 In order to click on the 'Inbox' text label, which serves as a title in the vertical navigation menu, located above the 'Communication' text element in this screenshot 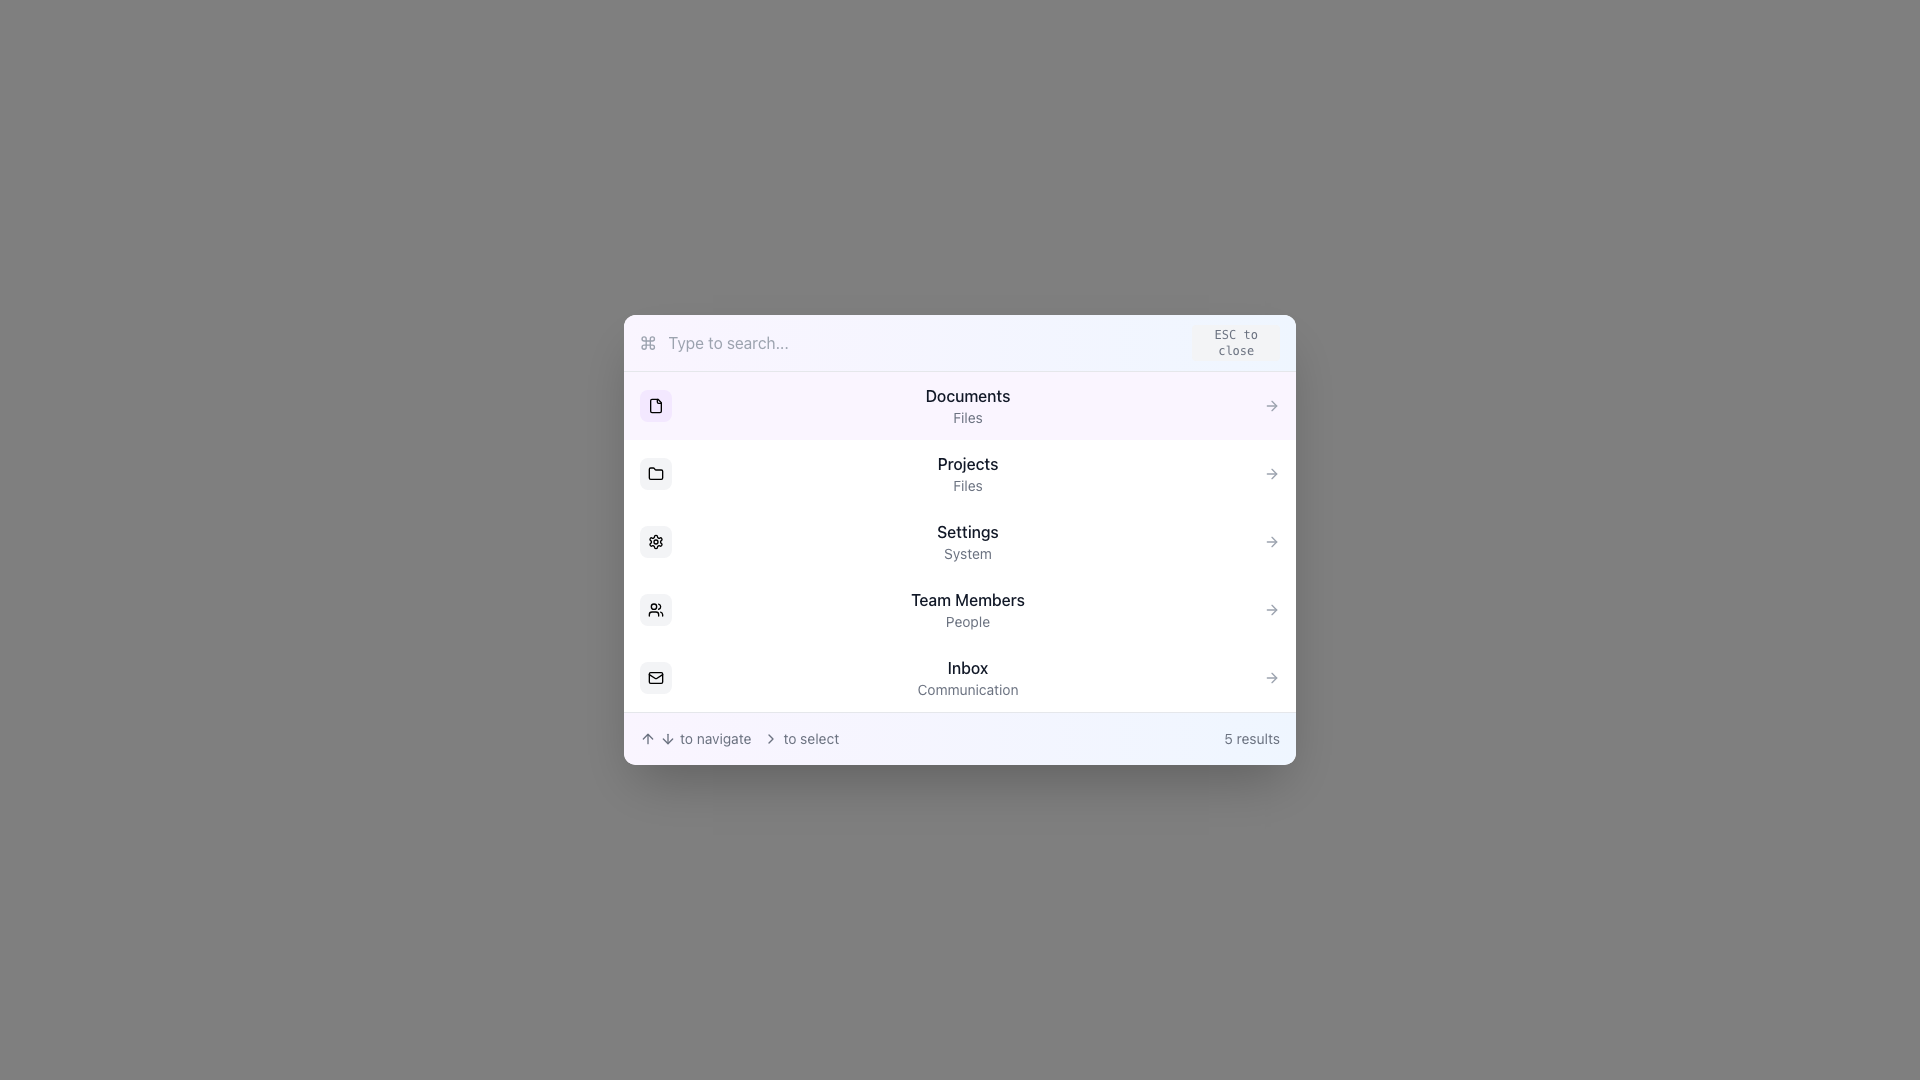, I will do `click(968, 667)`.